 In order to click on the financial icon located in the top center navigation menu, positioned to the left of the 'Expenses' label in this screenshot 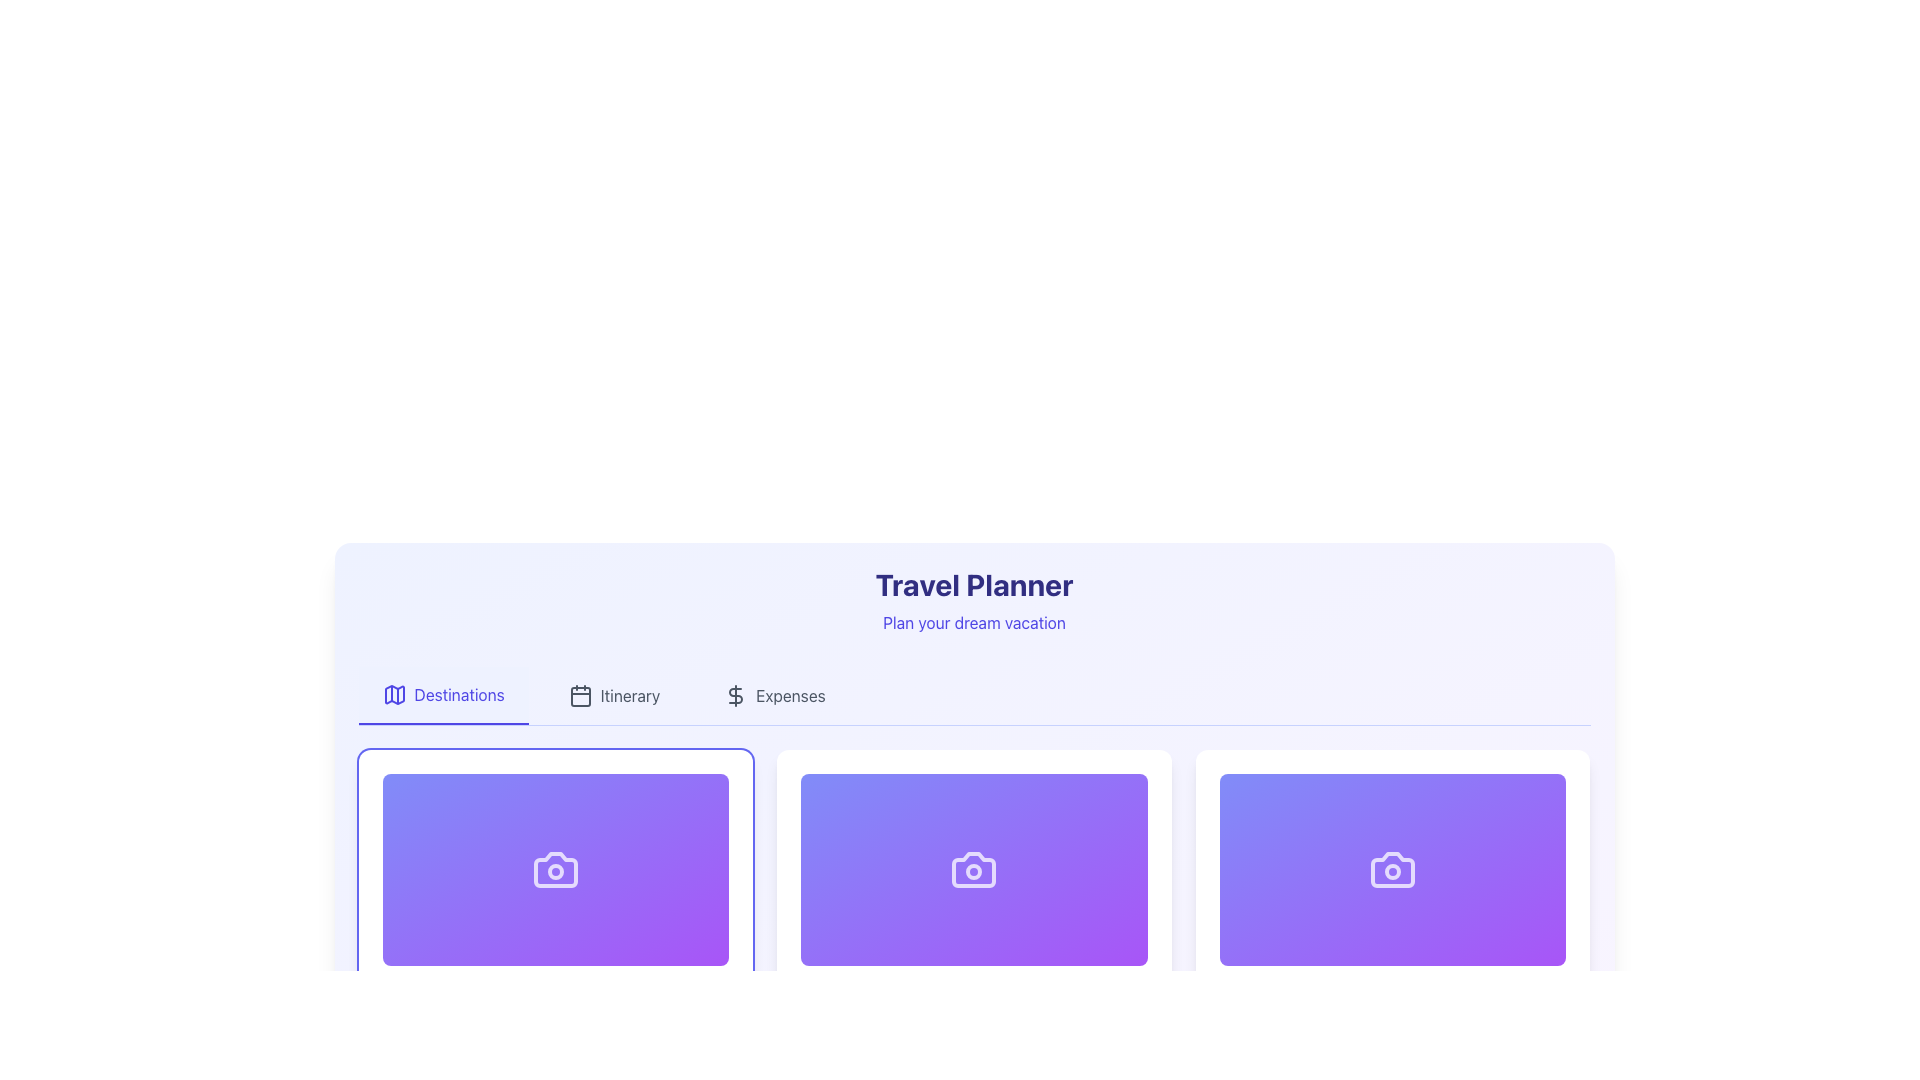, I will do `click(735, 694)`.